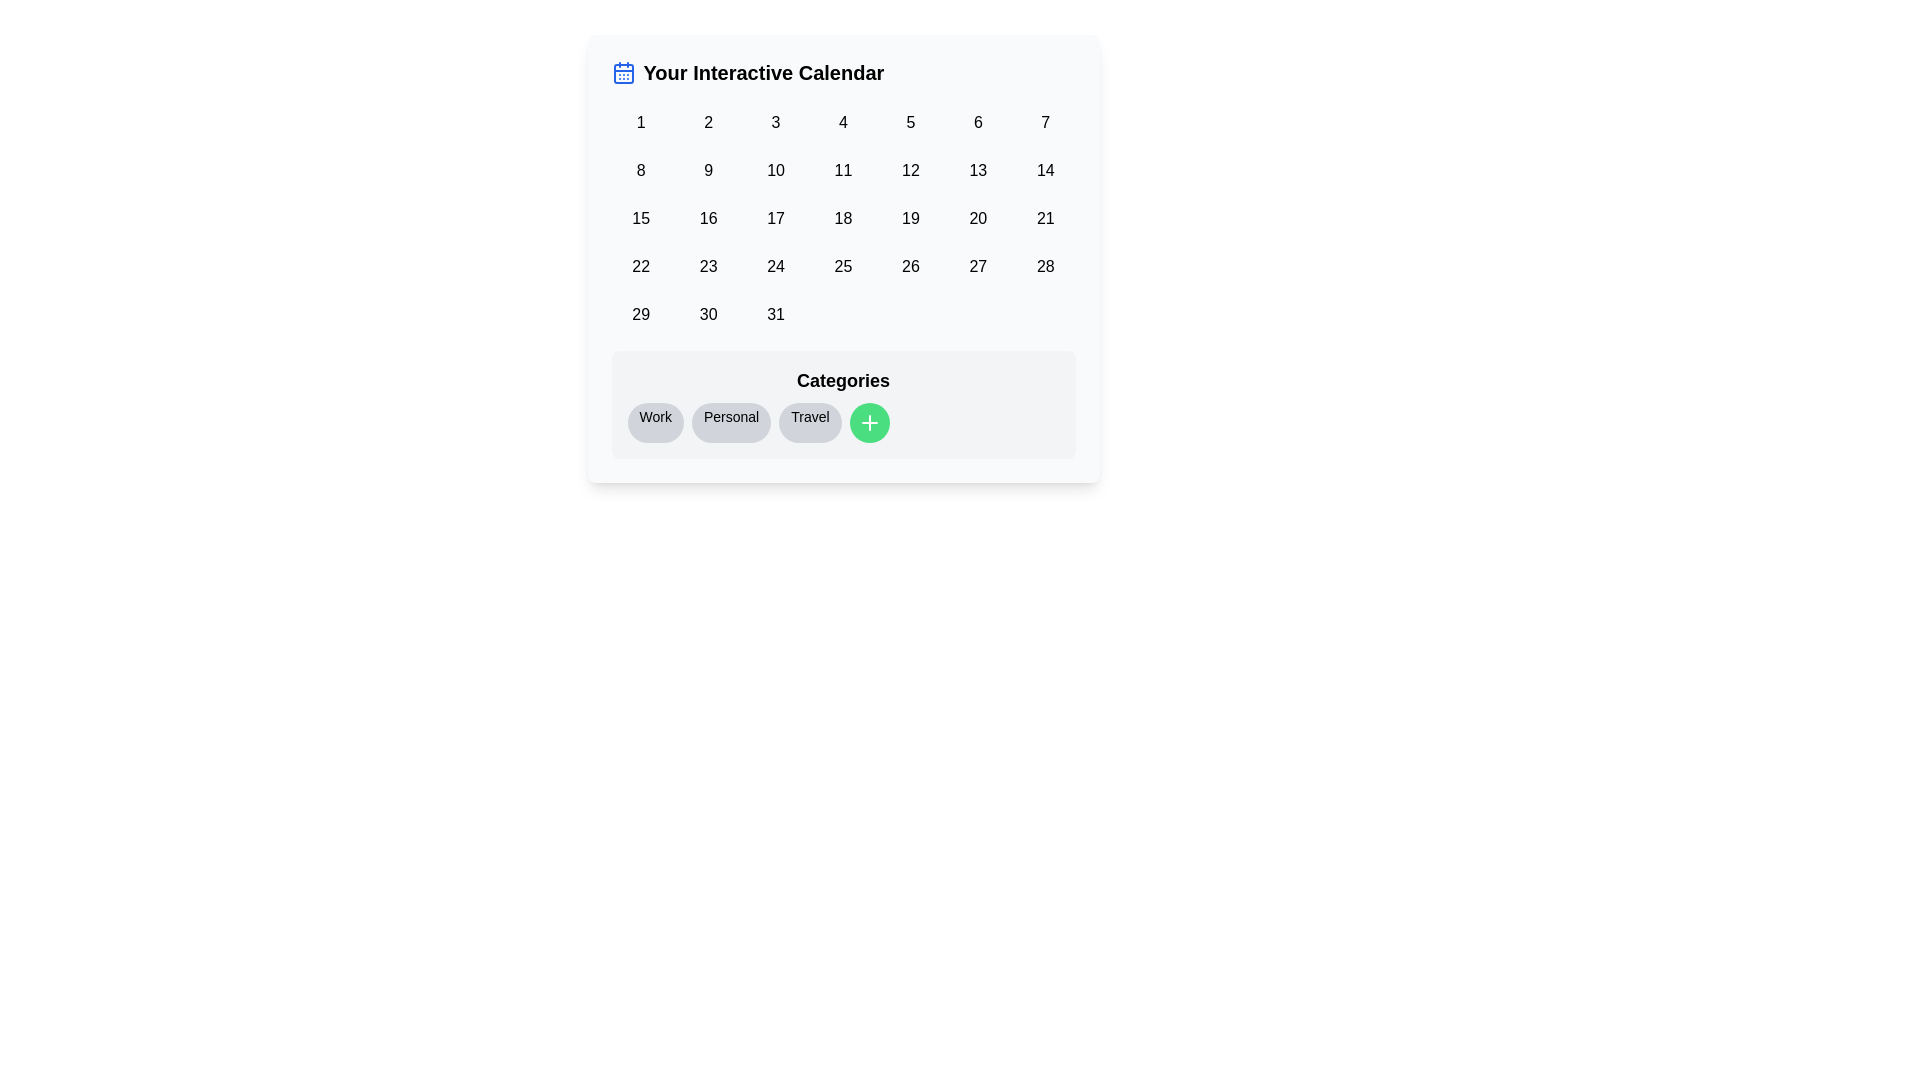 This screenshot has height=1080, width=1920. Describe the element at coordinates (1044, 123) in the screenshot. I see `the button representing the 7th day in the calendar interface` at that location.